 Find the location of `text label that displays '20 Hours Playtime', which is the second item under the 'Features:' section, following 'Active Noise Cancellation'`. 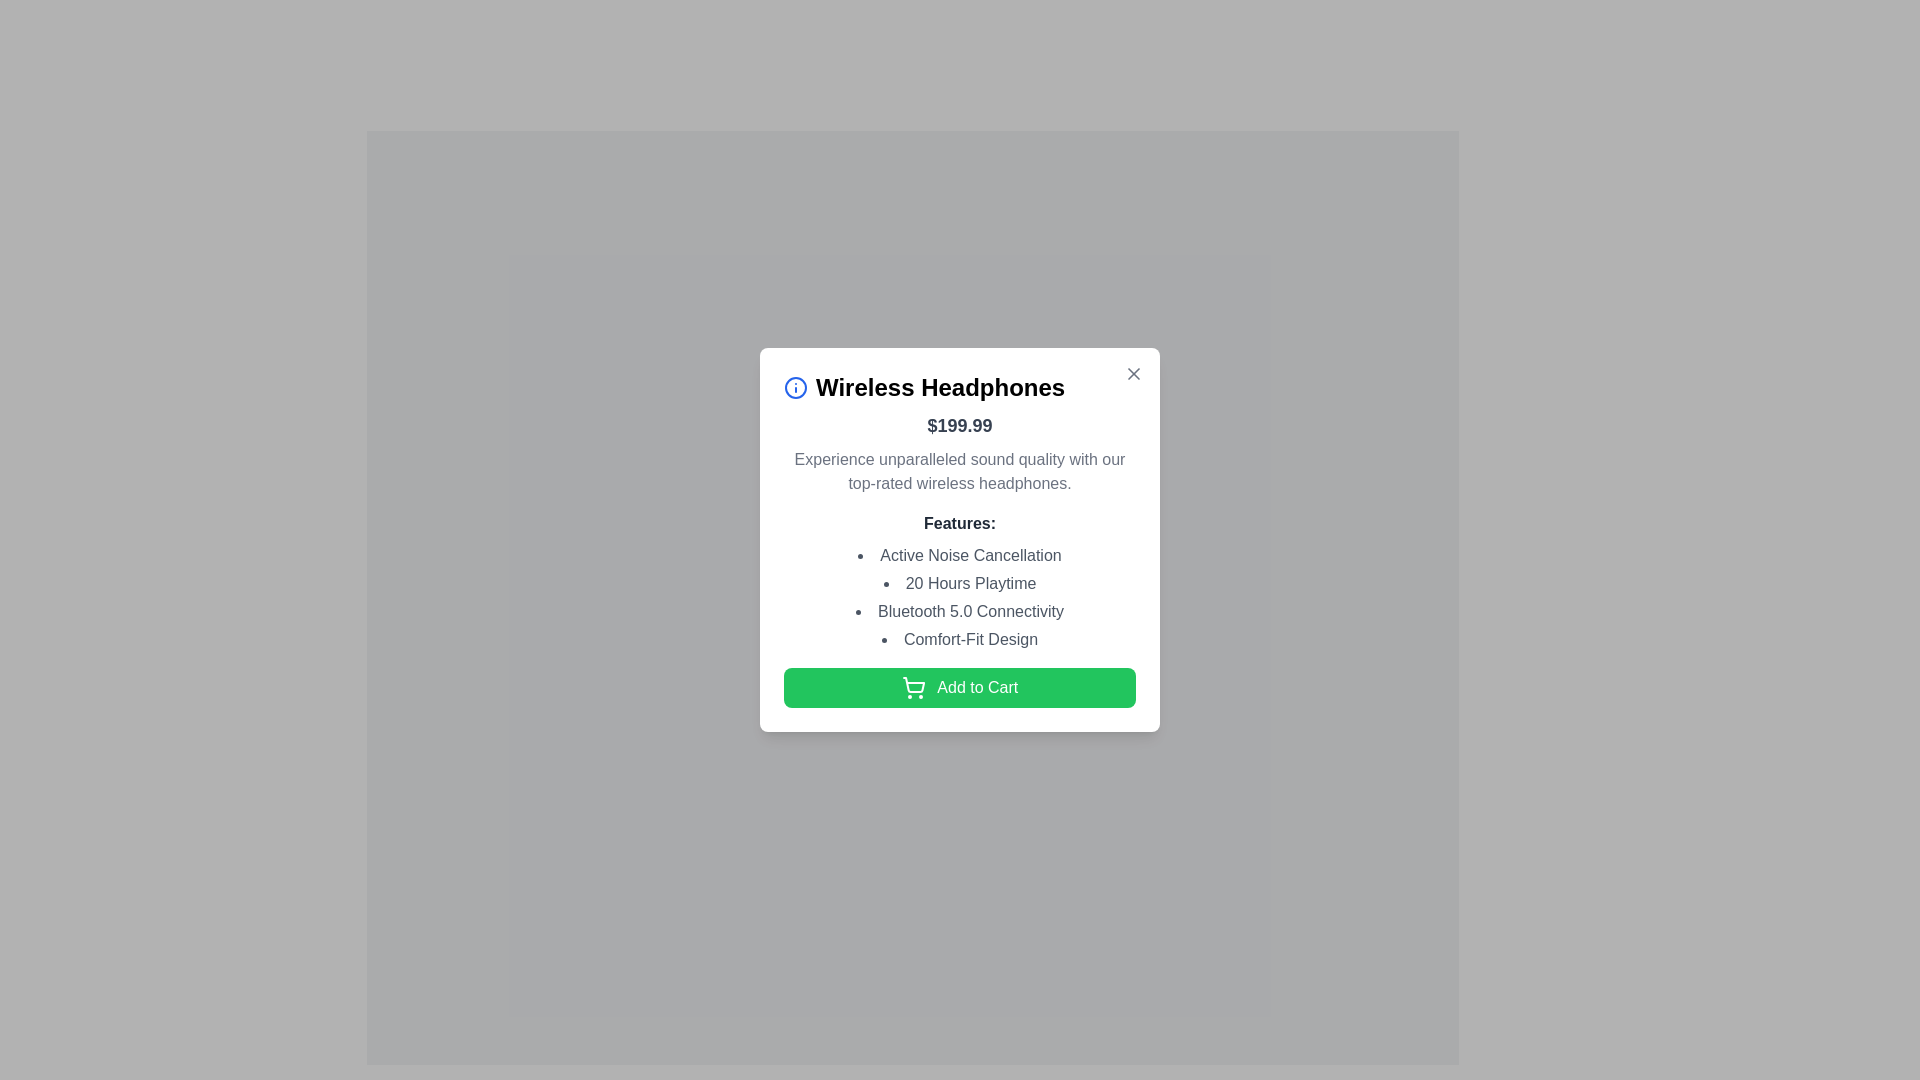

text label that displays '20 Hours Playtime', which is the second item under the 'Features:' section, following 'Active Noise Cancellation' is located at coordinates (960, 582).